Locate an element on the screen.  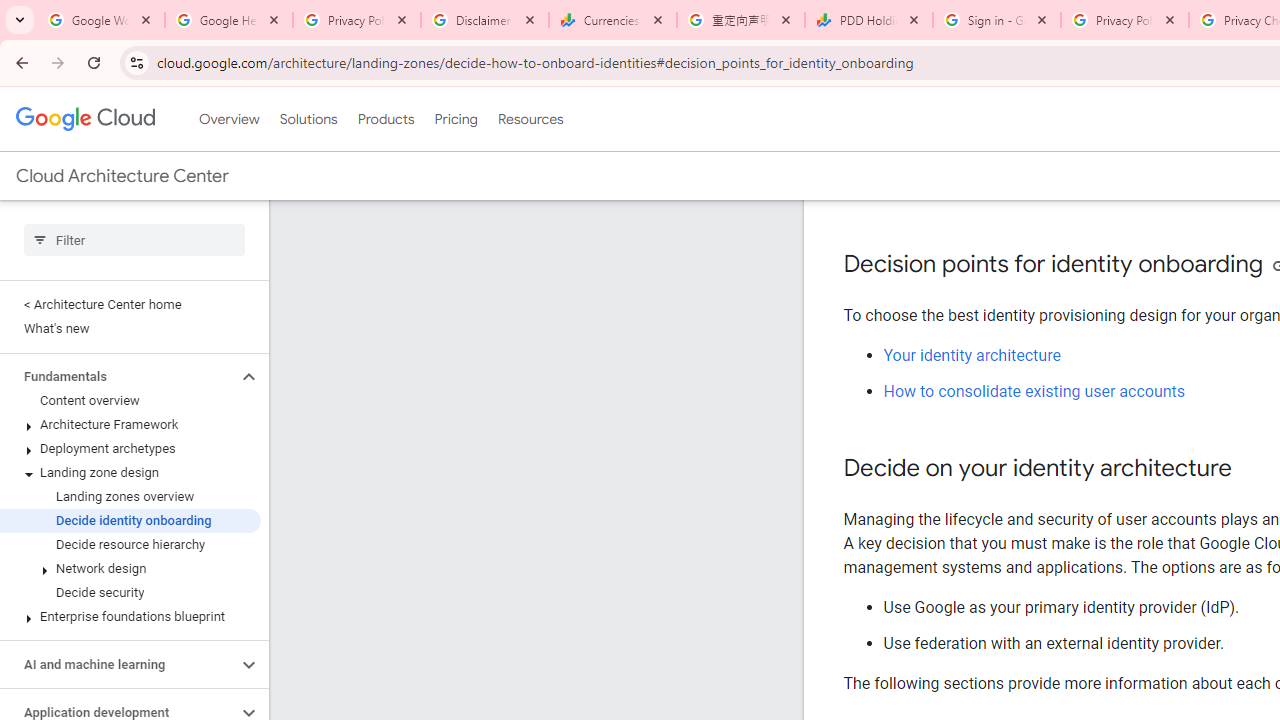
'Pricing' is located at coordinates (454, 119).